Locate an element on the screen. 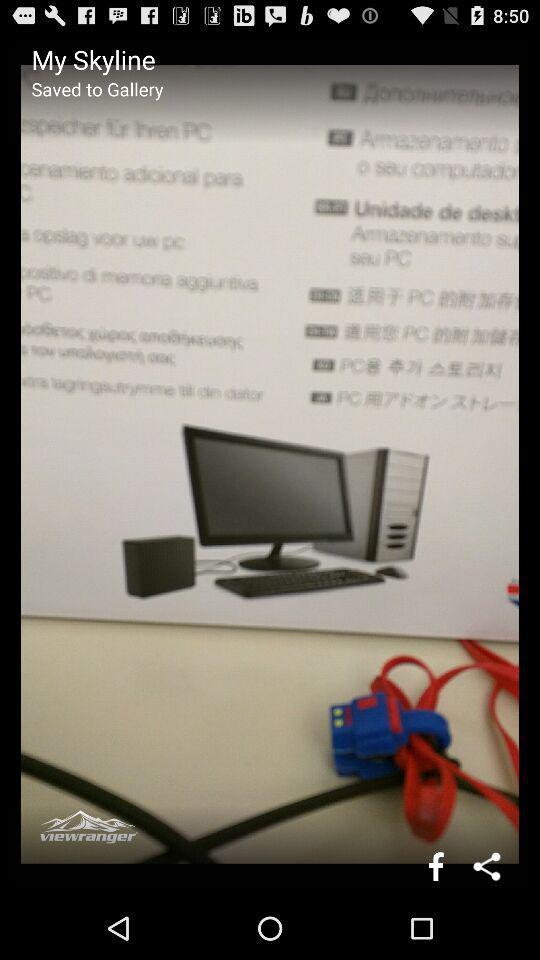 This screenshot has width=540, height=960. facebook is located at coordinates (435, 865).